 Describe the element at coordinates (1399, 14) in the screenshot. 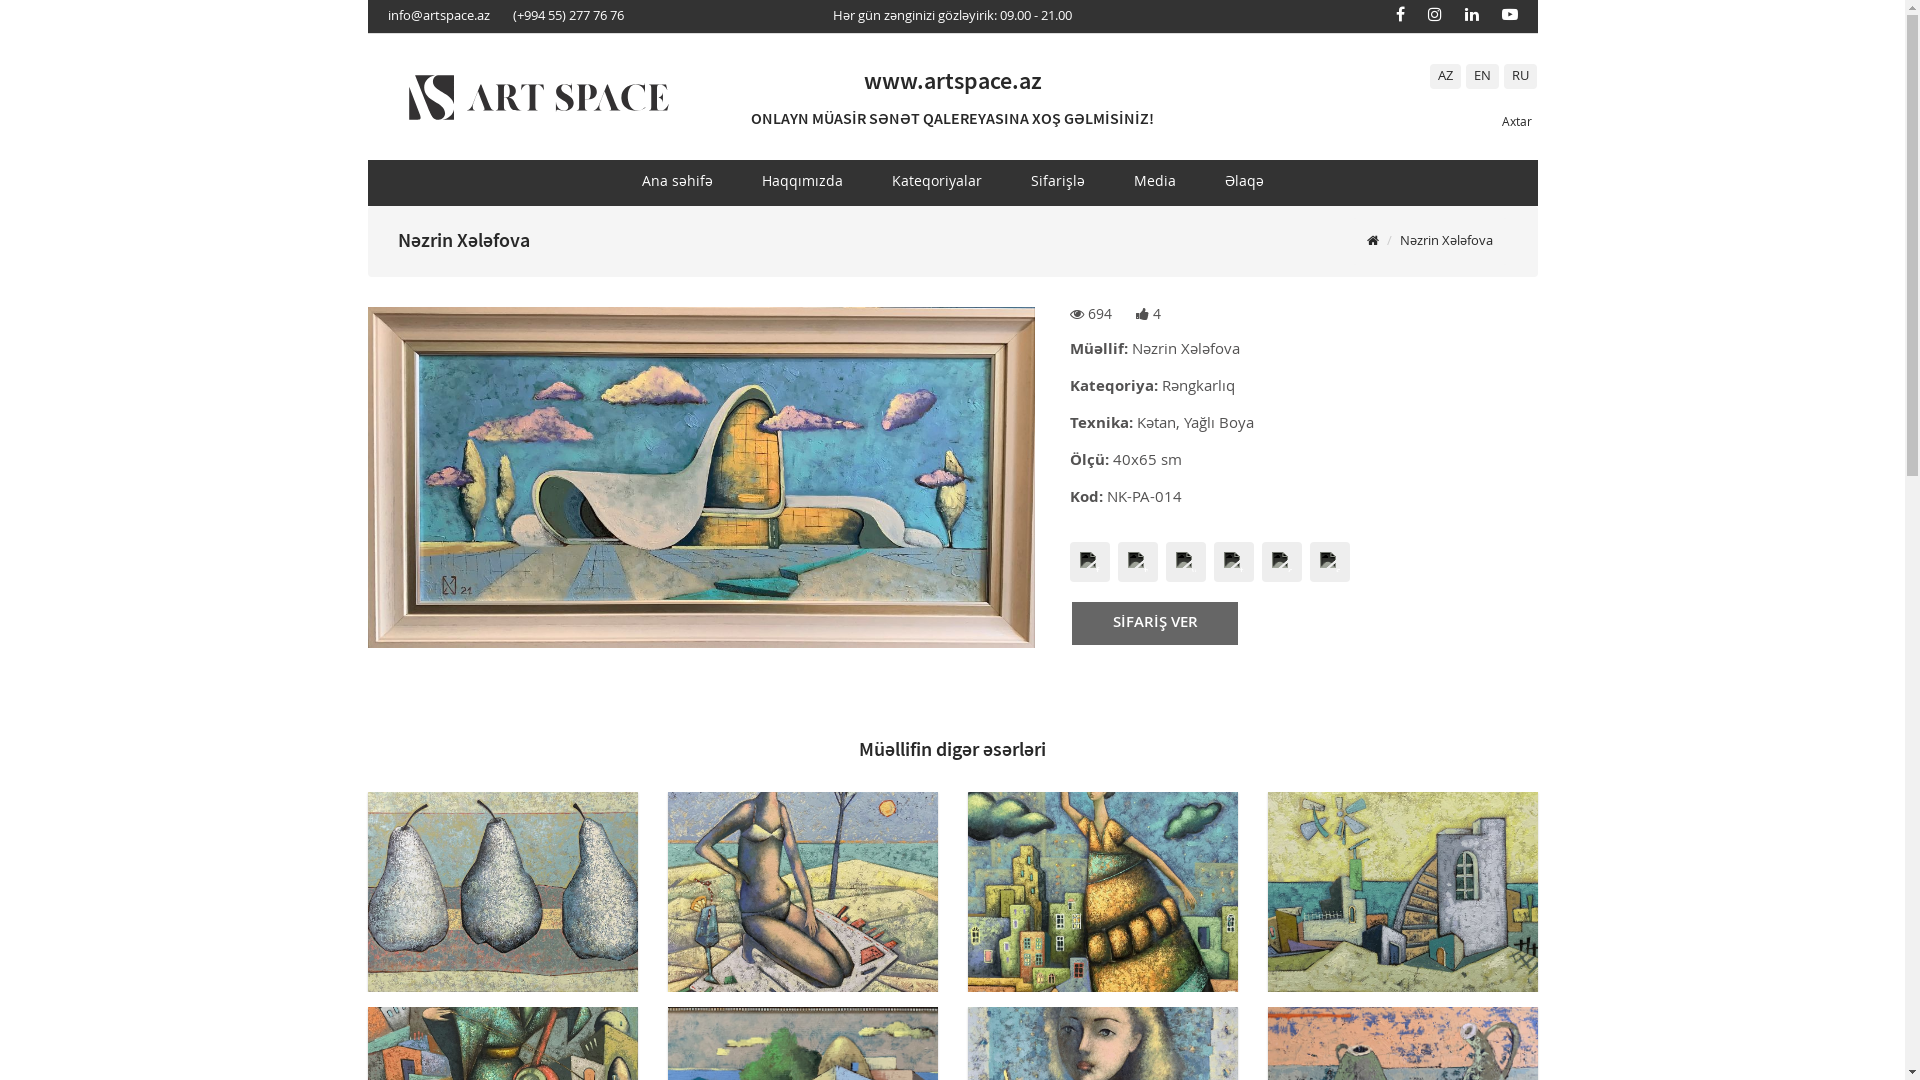

I see `'Facebook'` at that location.